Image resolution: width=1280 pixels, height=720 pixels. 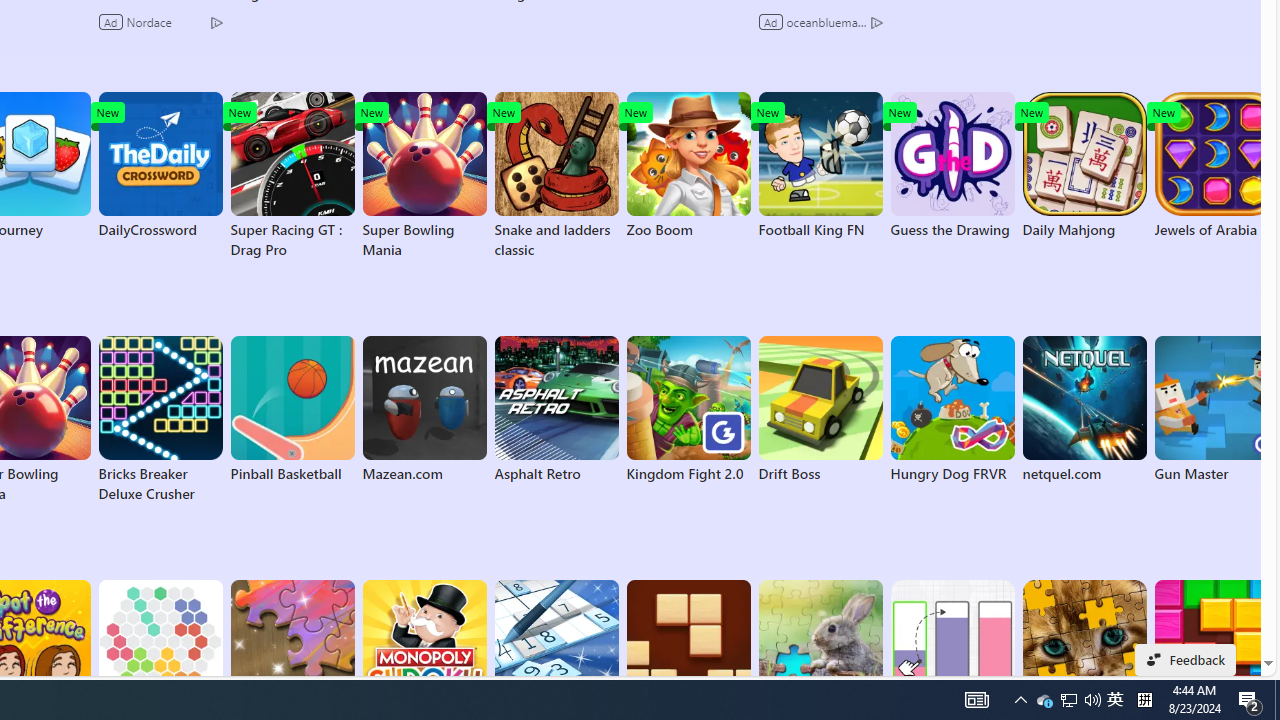 What do you see at coordinates (820, 164) in the screenshot?
I see `'Football King FN'` at bounding box center [820, 164].